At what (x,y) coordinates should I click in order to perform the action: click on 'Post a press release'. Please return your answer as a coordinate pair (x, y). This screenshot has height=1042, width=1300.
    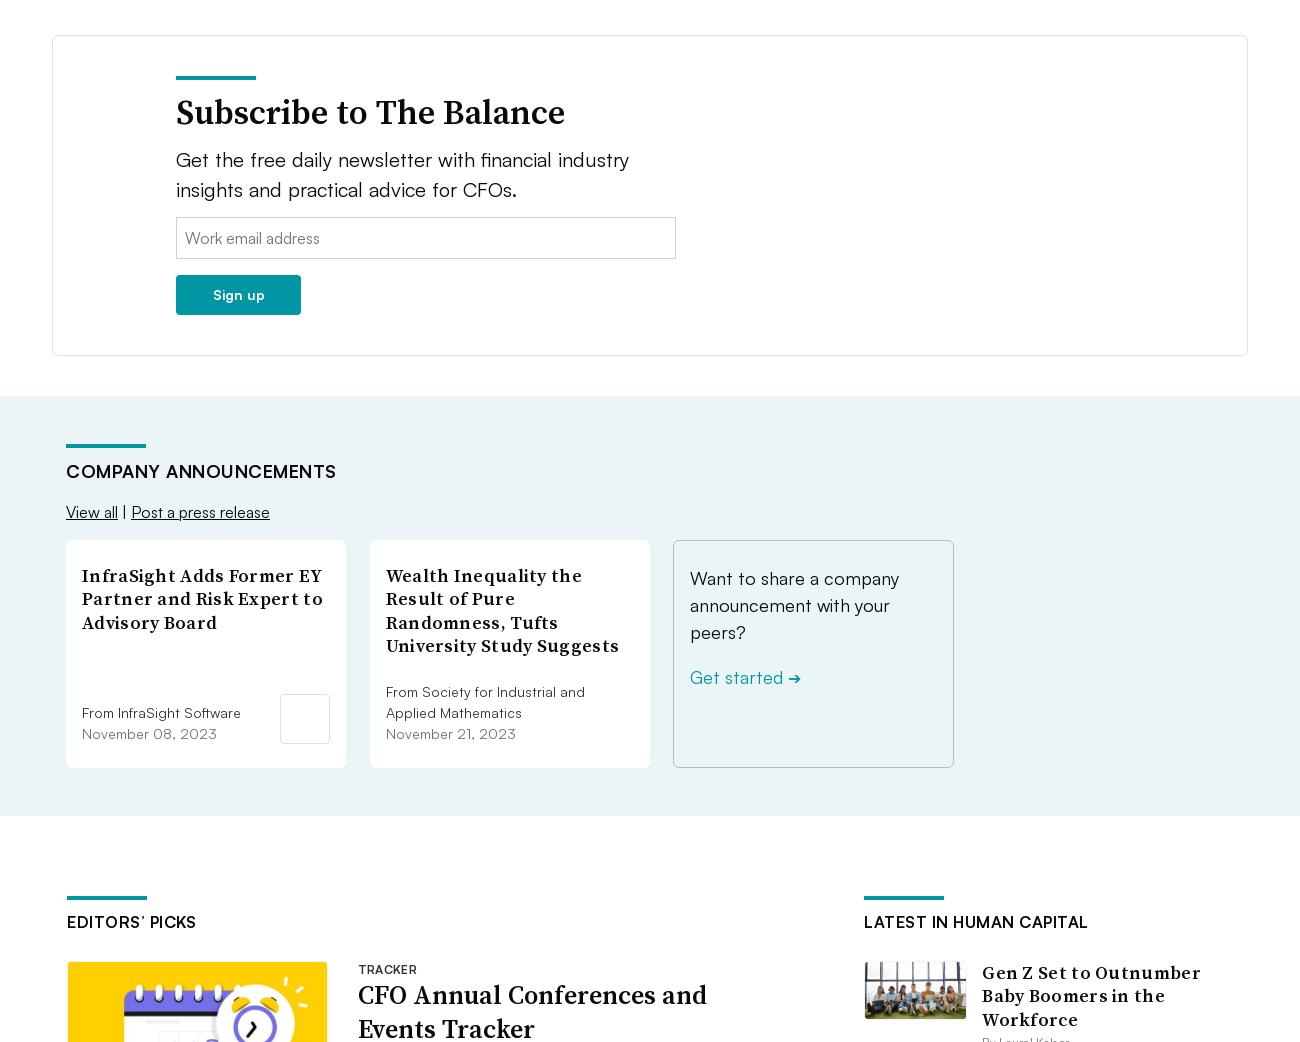
    Looking at the image, I should click on (200, 510).